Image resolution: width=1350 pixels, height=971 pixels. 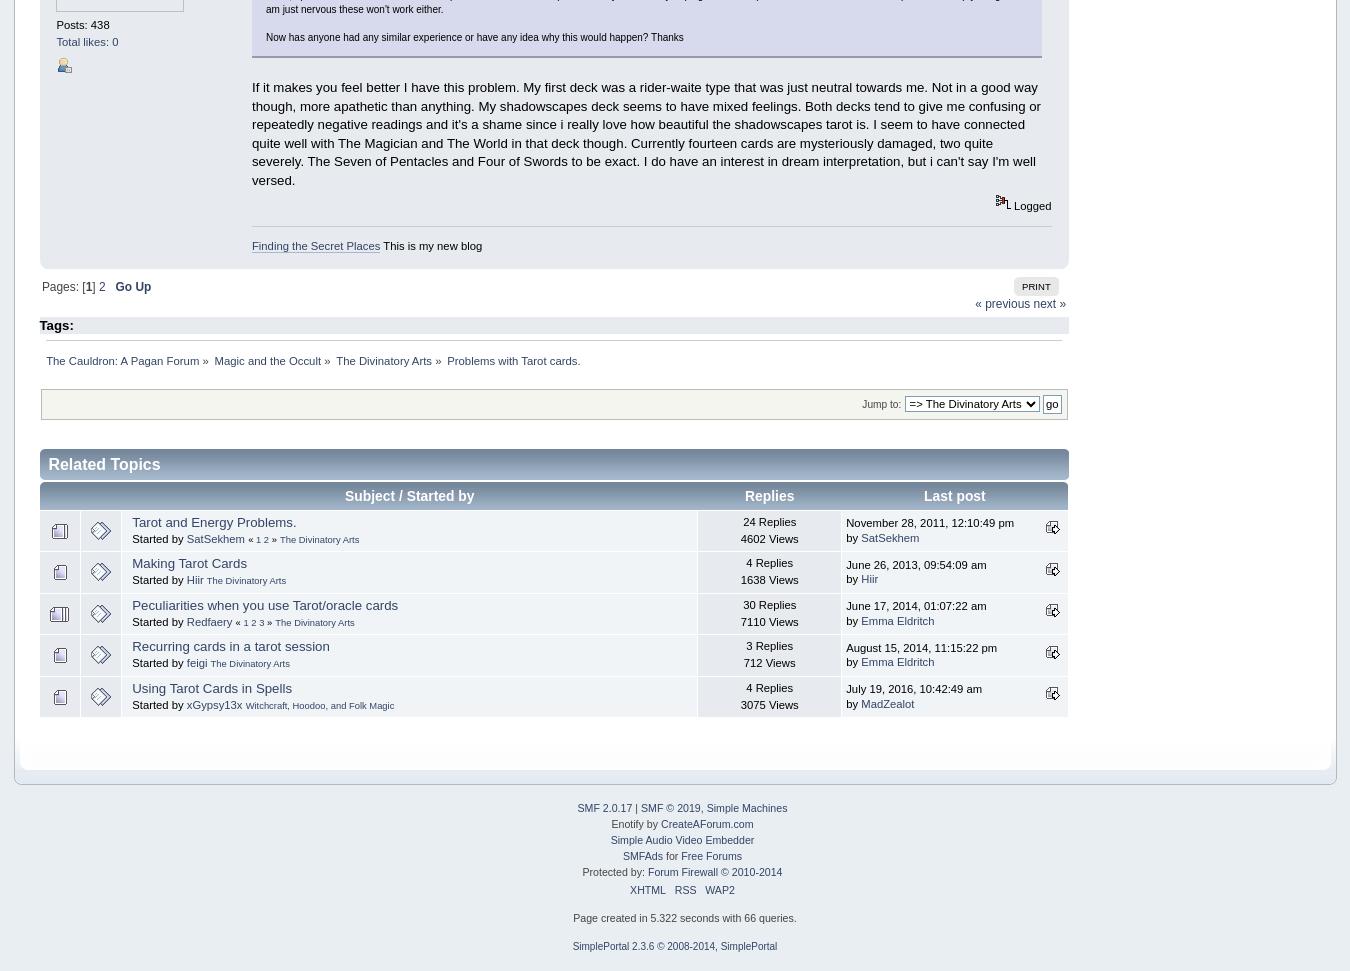 I want to click on 'Related Topics', so click(x=47, y=464).